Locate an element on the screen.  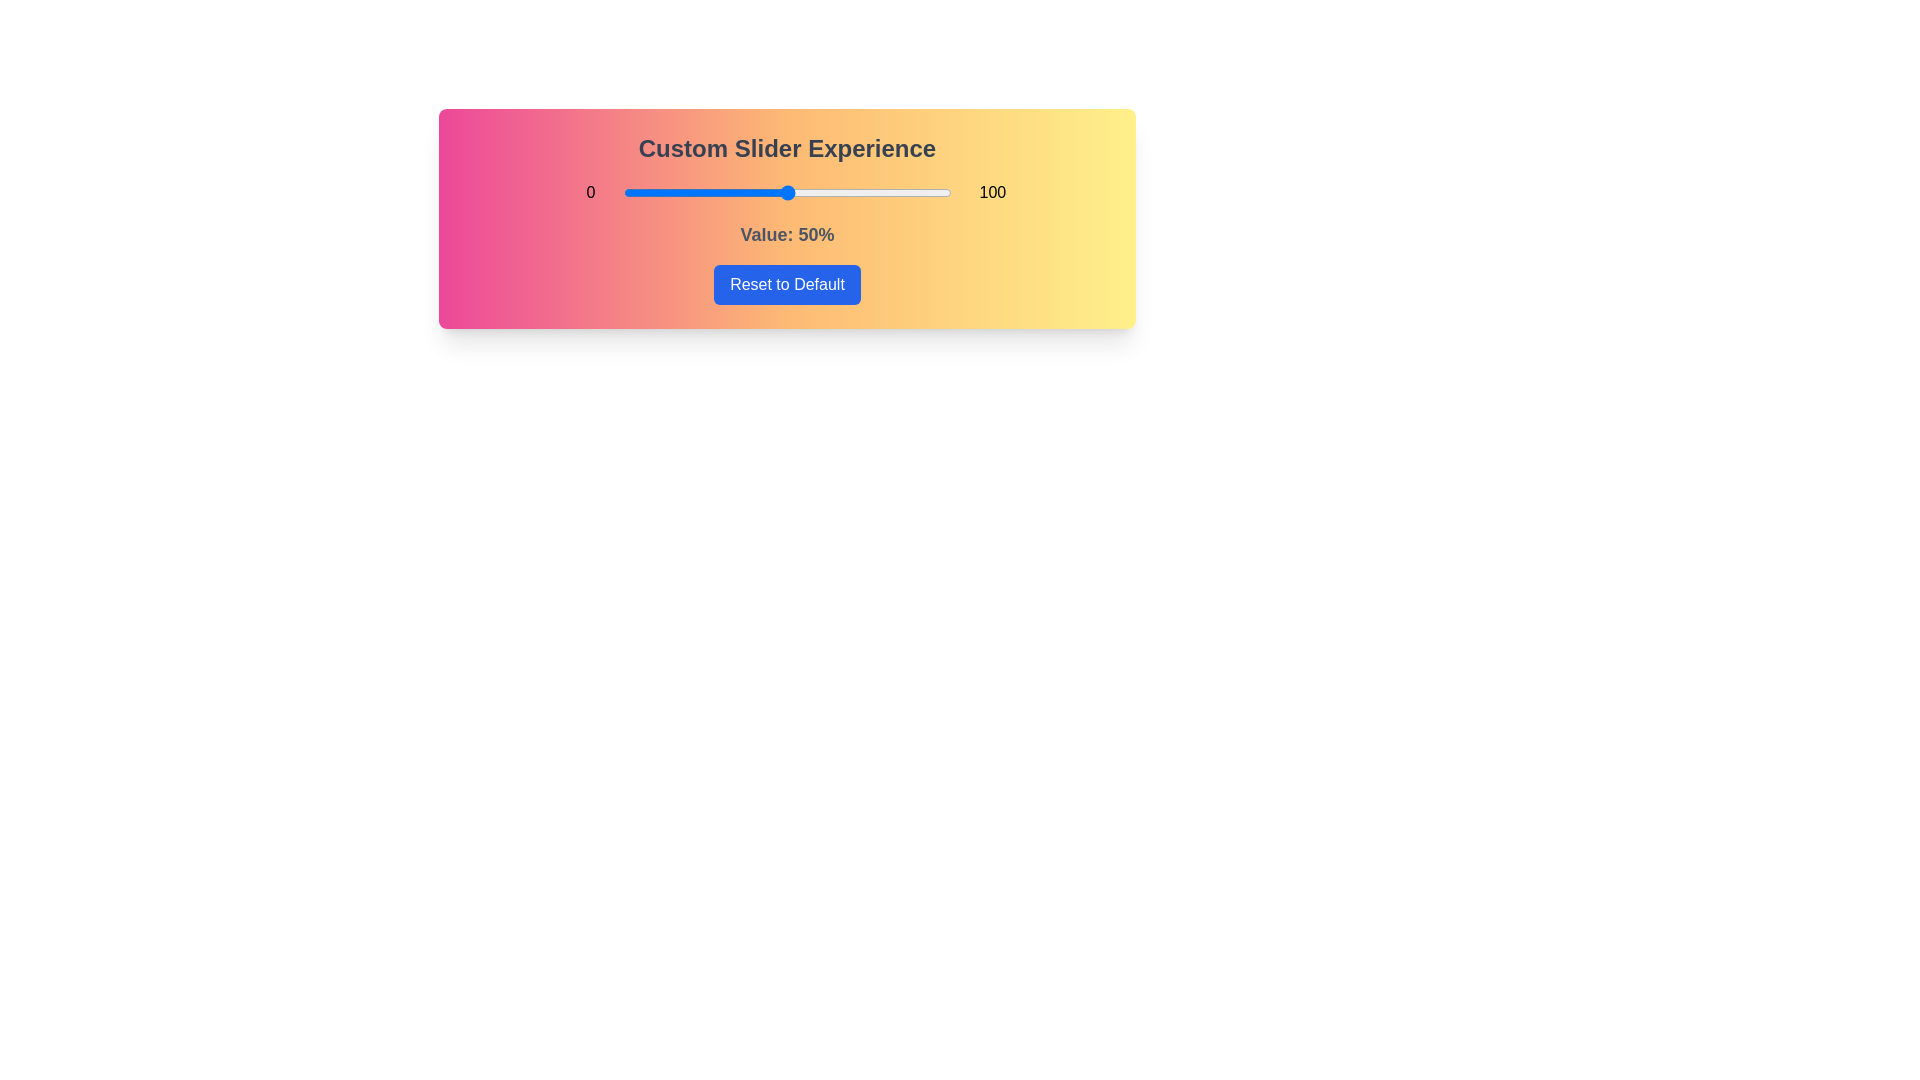
the slider to set its value to 86% is located at coordinates (904, 192).